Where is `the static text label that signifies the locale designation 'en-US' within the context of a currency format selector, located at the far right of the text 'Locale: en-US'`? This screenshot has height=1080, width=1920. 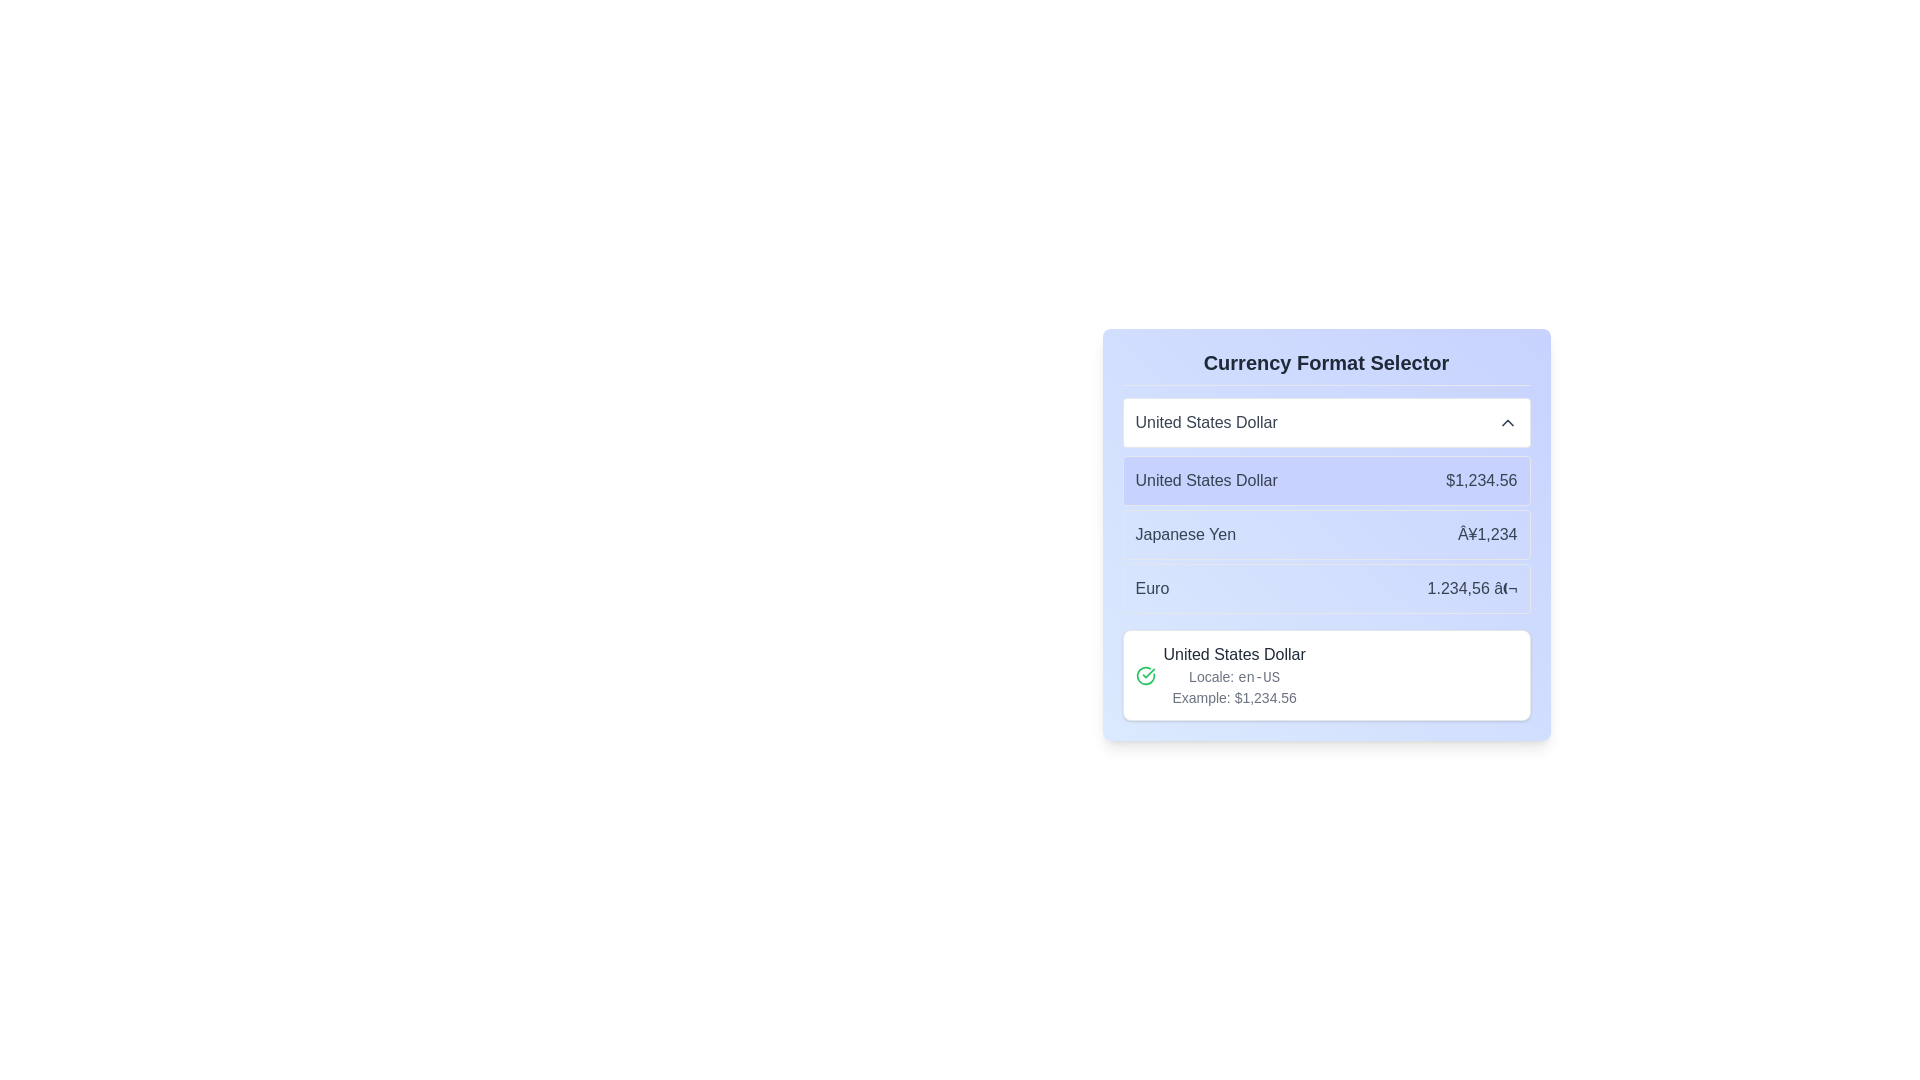 the static text label that signifies the locale designation 'en-US' within the context of a currency format selector, located at the far right of the text 'Locale: en-US' is located at coordinates (1258, 677).